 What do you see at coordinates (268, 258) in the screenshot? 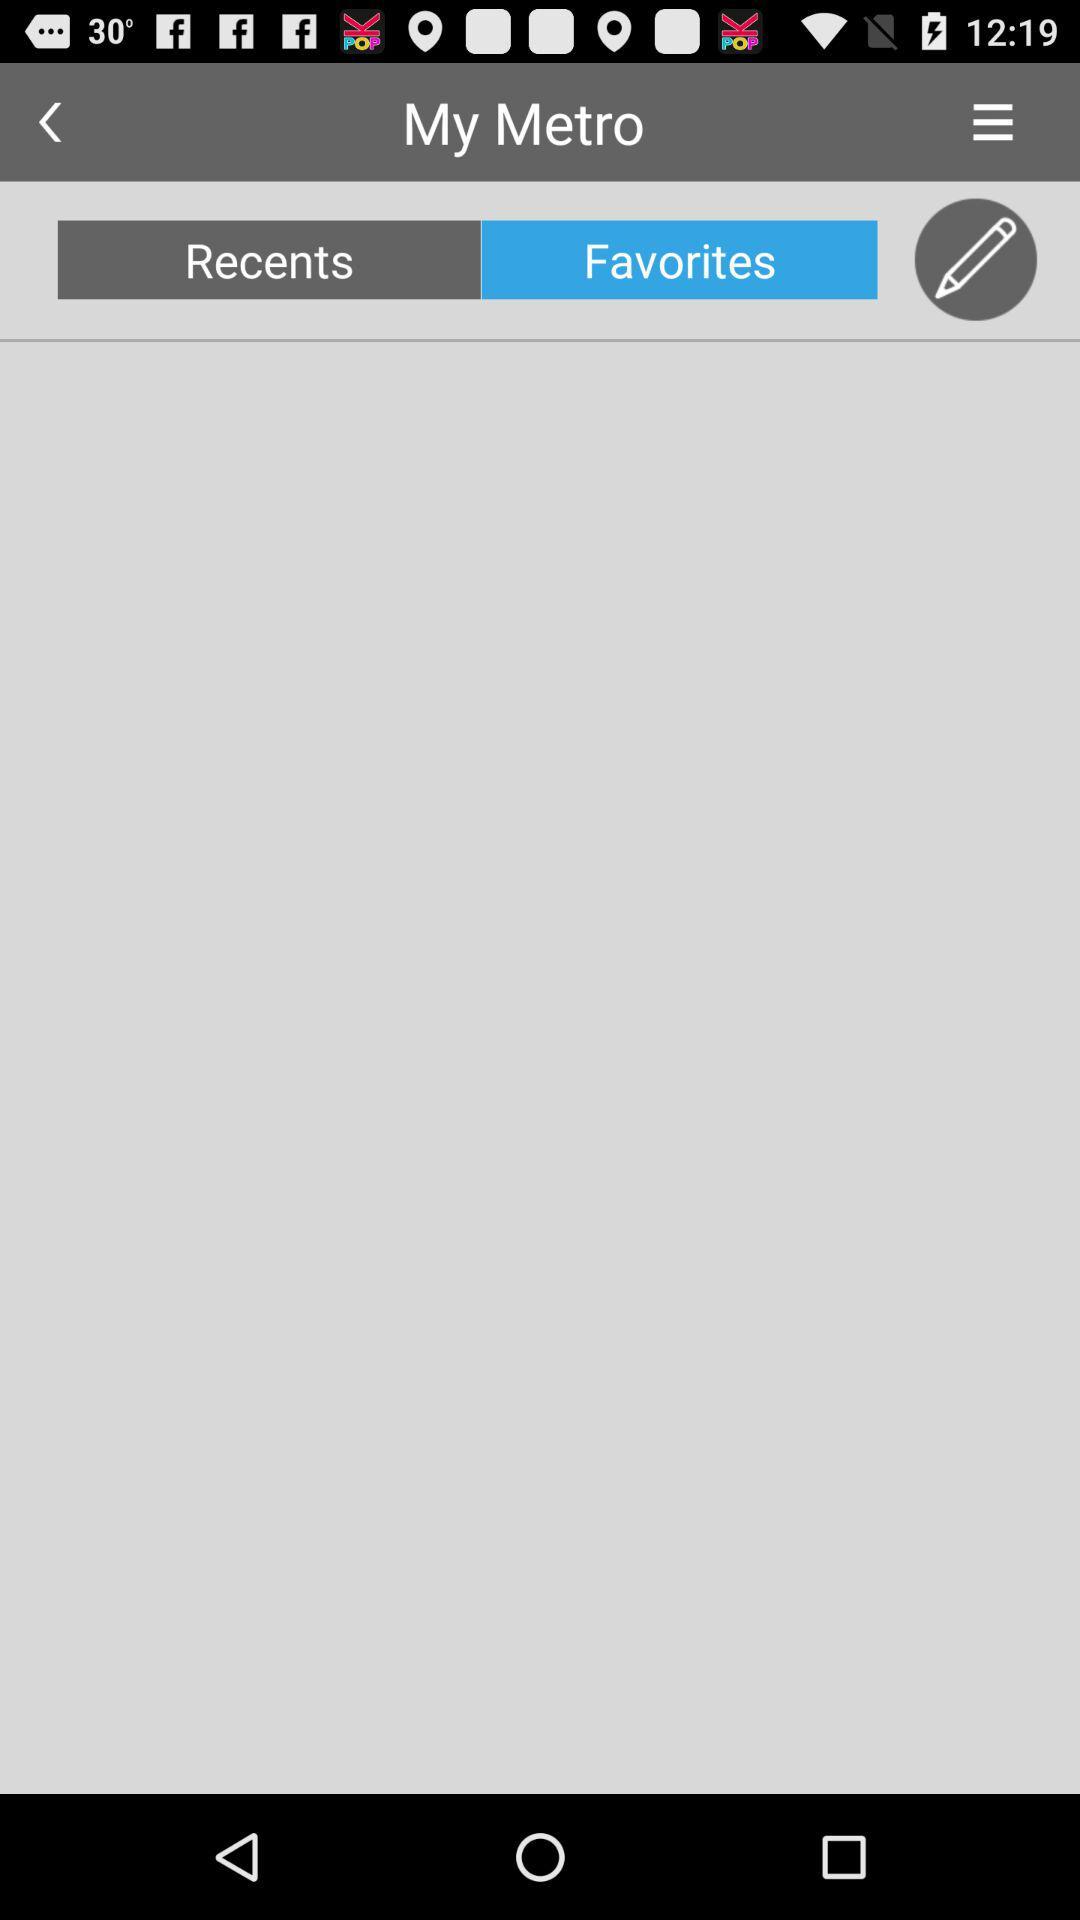
I see `recents item` at bounding box center [268, 258].